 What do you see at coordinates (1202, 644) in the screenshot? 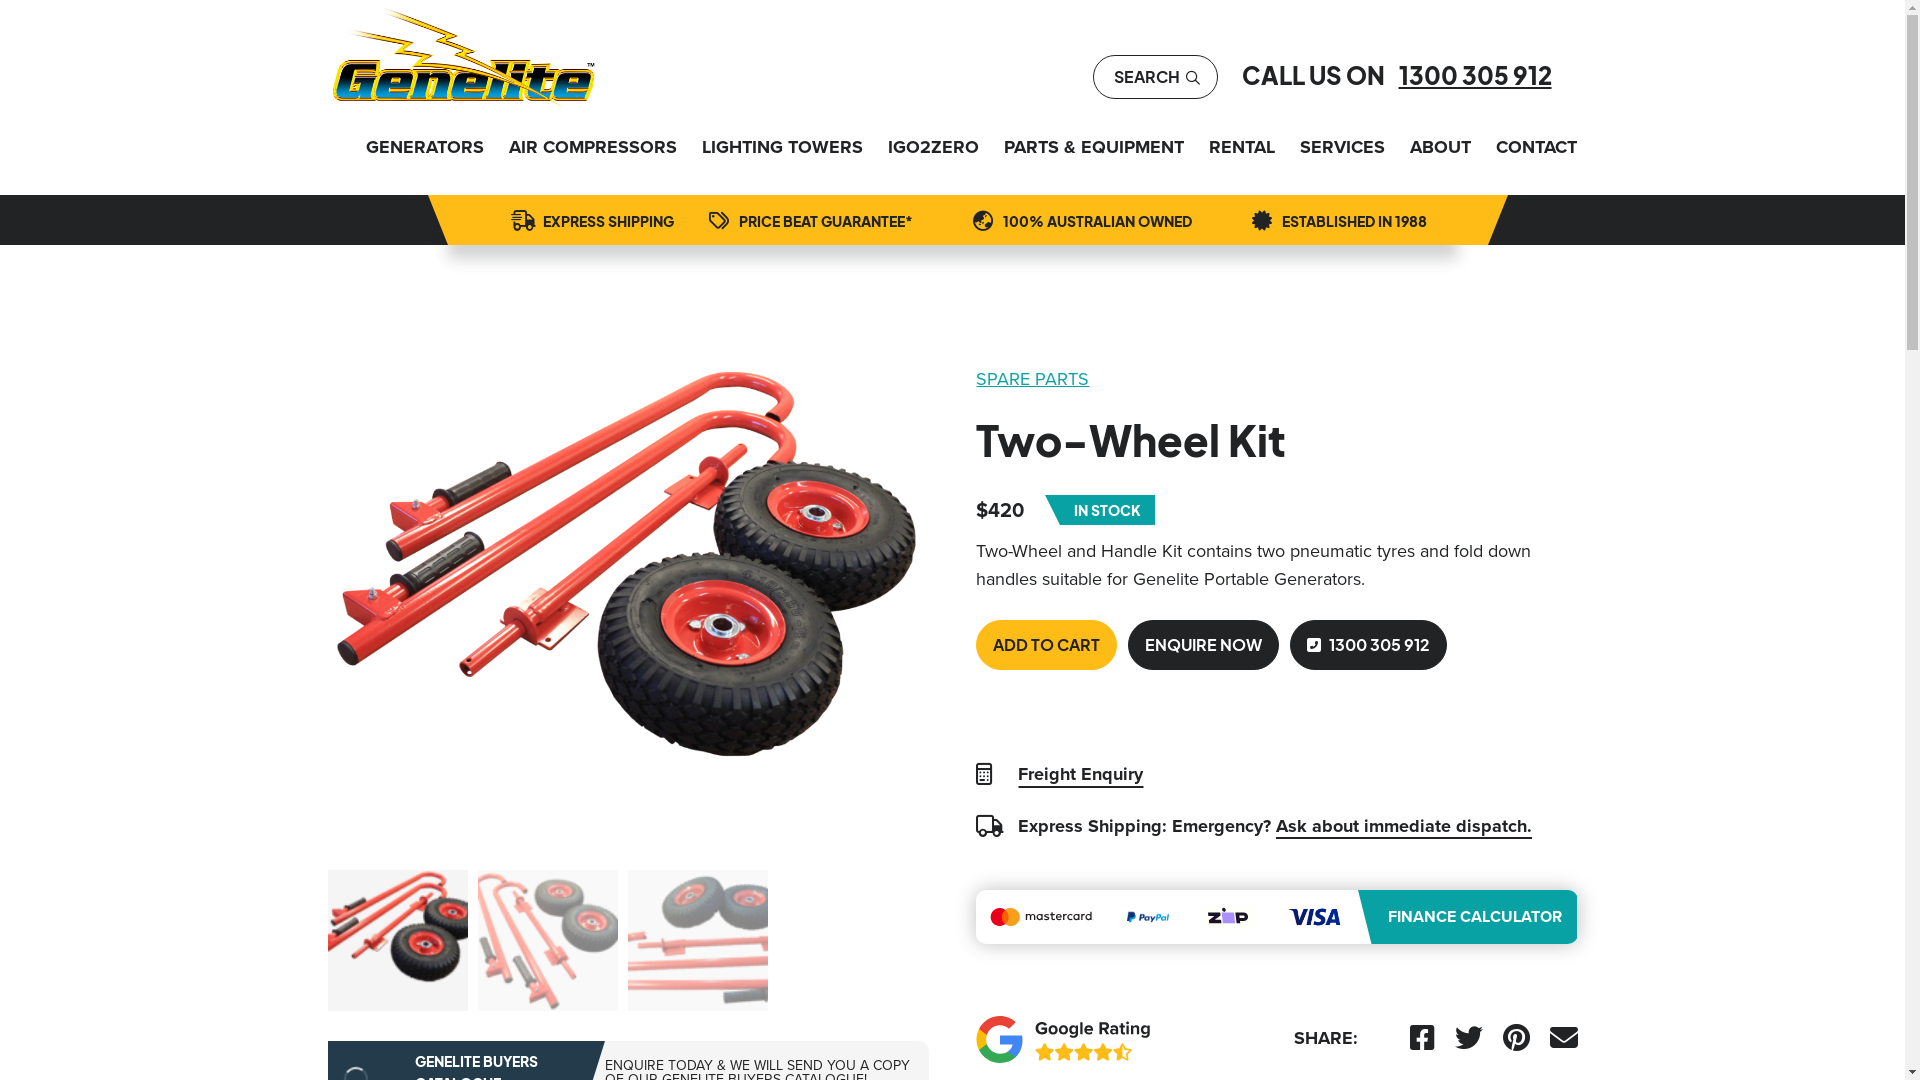
I see `'ENQUIRE NOW'` at bounding box center [1202, 644].